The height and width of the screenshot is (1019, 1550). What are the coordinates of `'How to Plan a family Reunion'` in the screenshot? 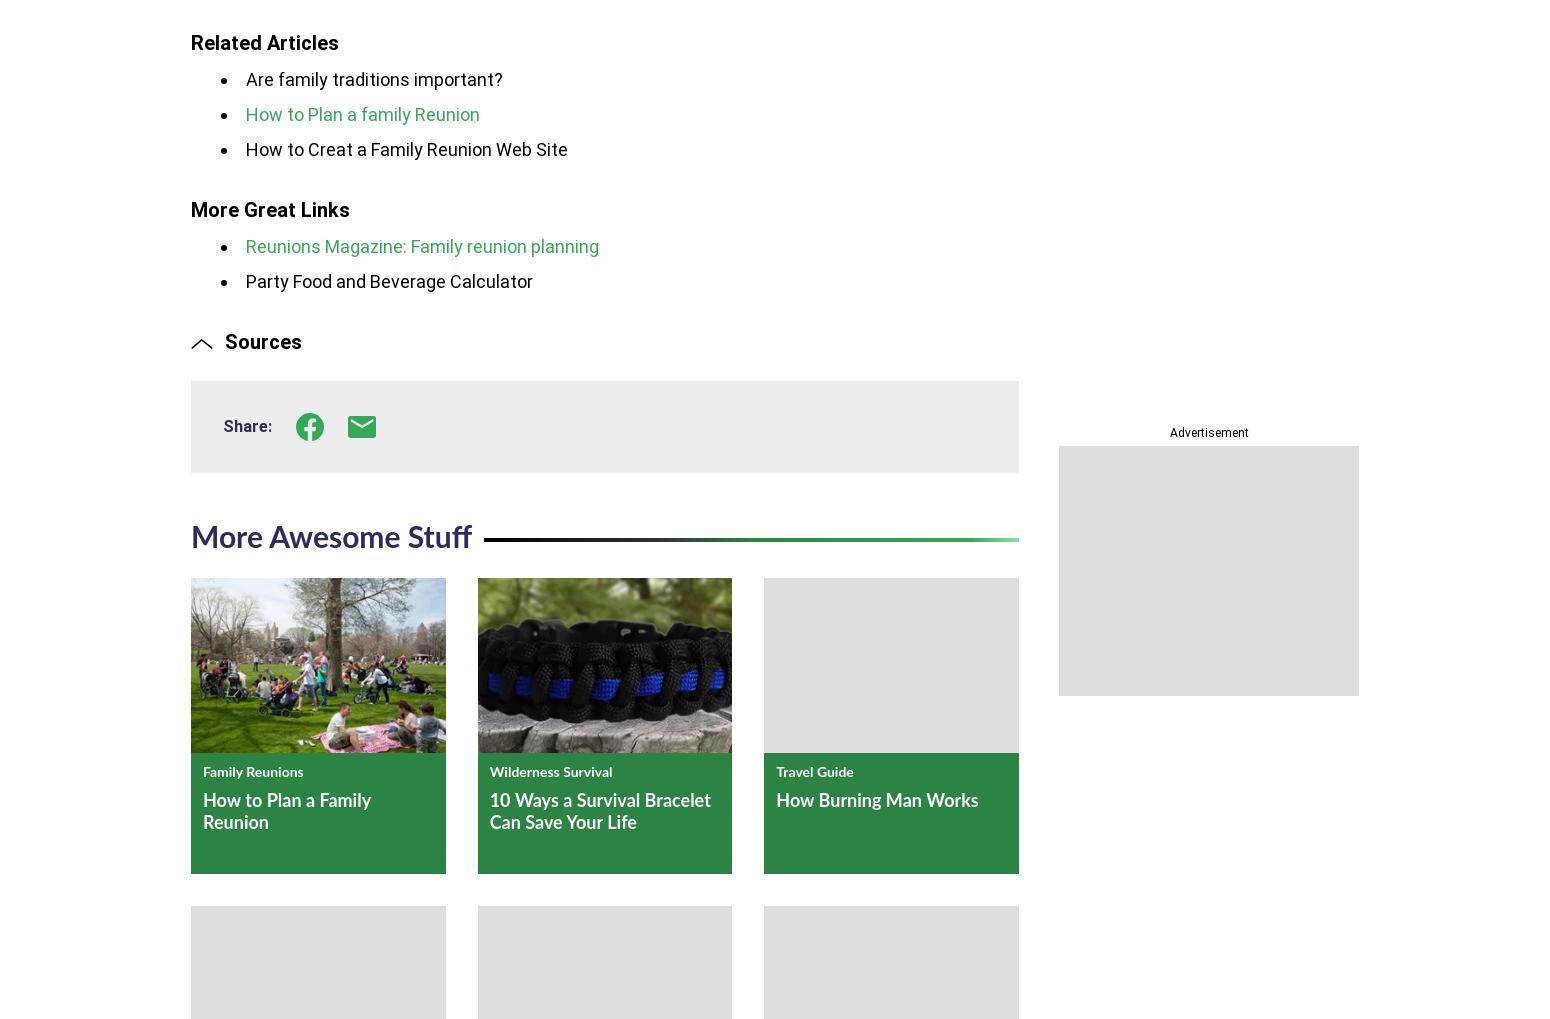 It's located at (362, 113).